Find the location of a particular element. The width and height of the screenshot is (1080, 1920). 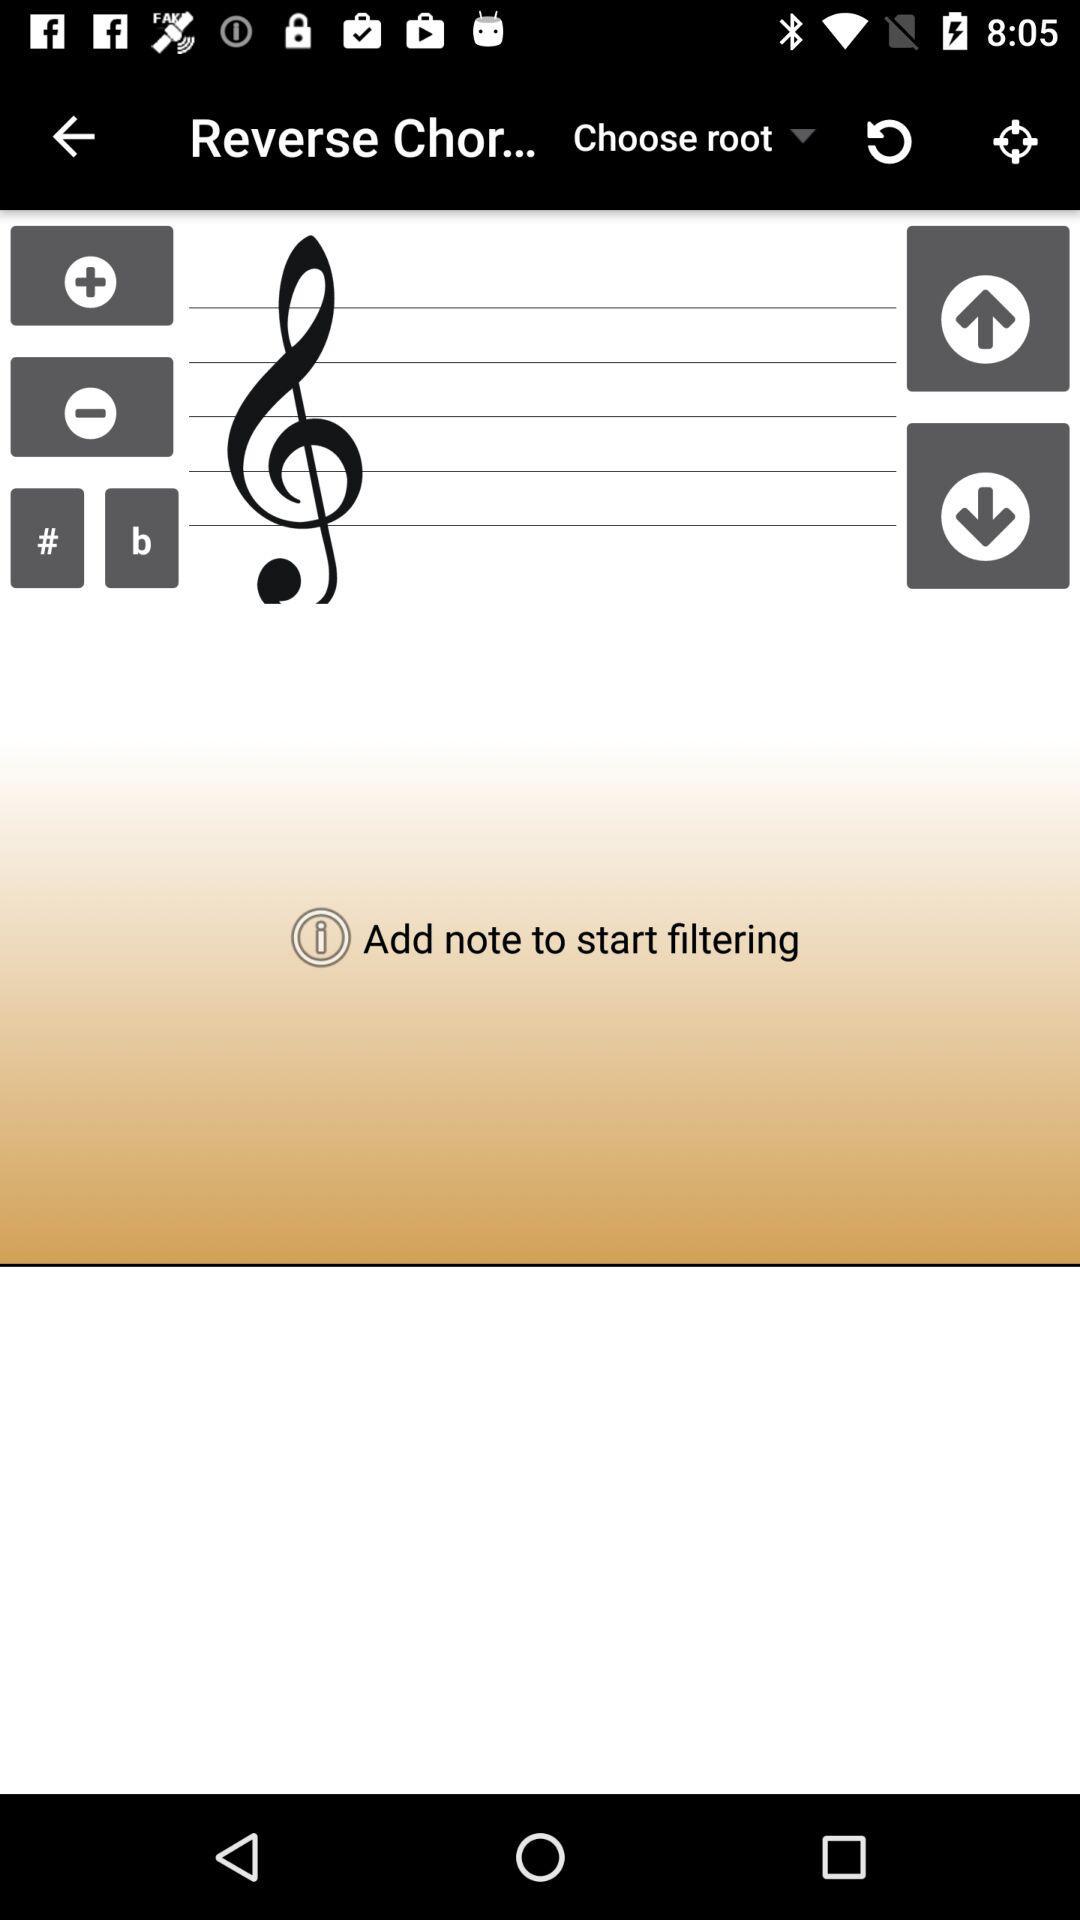

choose next song is located at coordinates (987, 505).